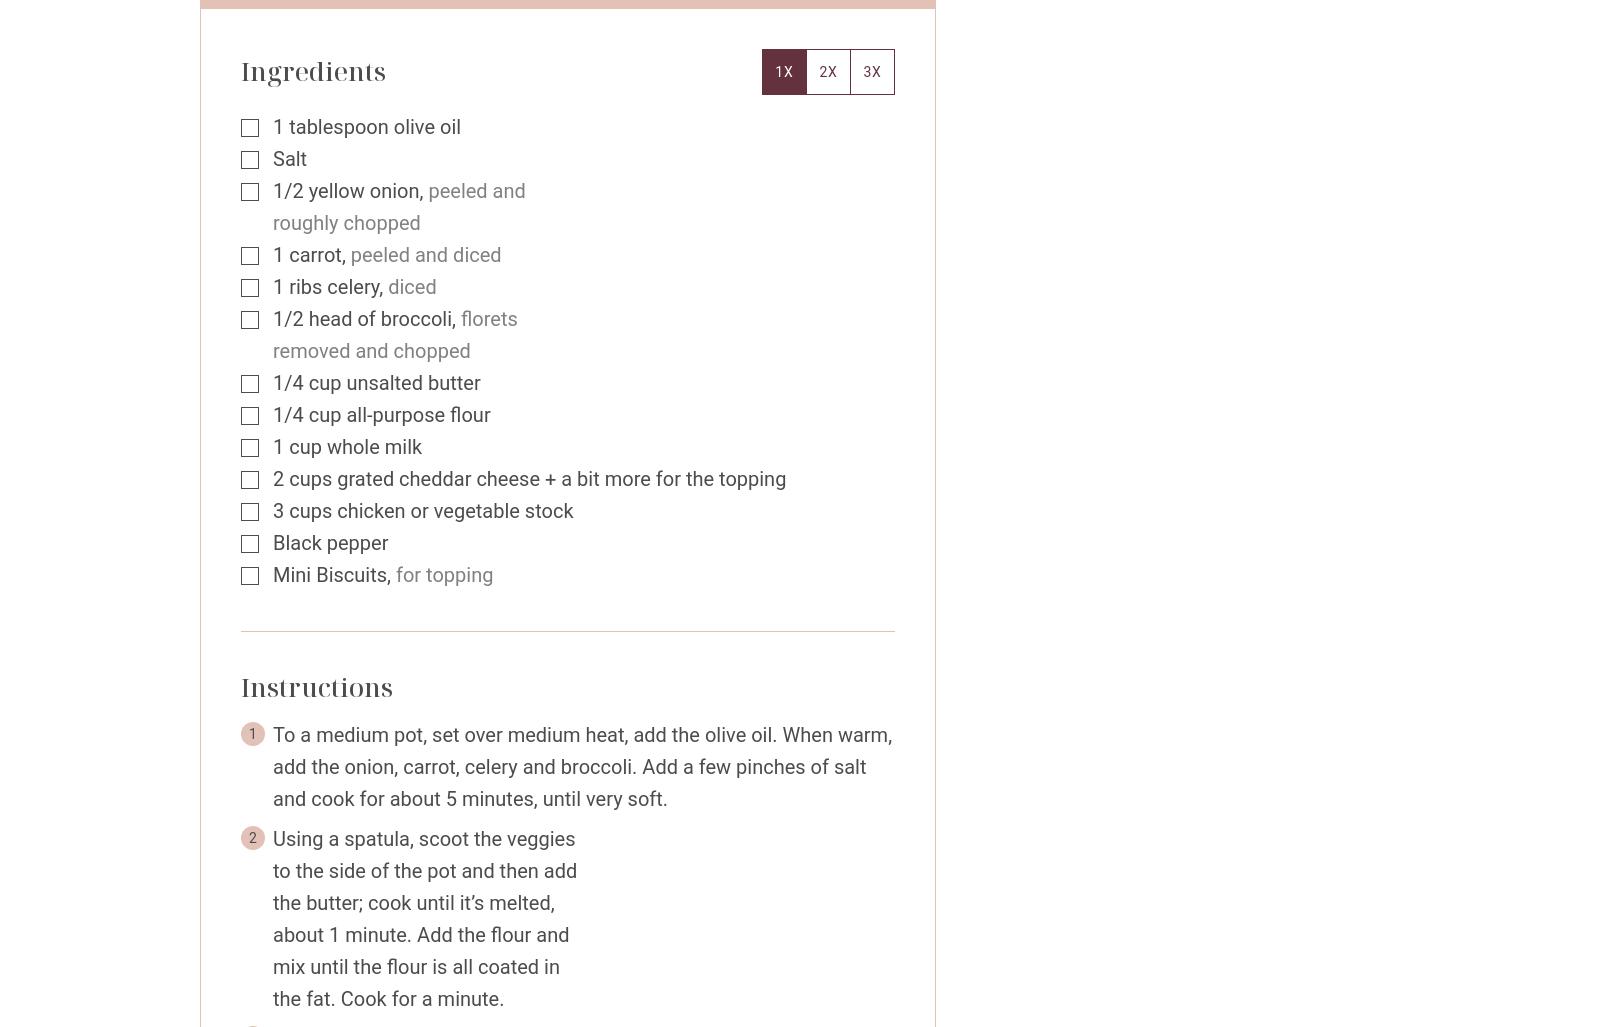 This screenshot has height=1027, width=1600. I want to click on '3x', so click(871, 69).